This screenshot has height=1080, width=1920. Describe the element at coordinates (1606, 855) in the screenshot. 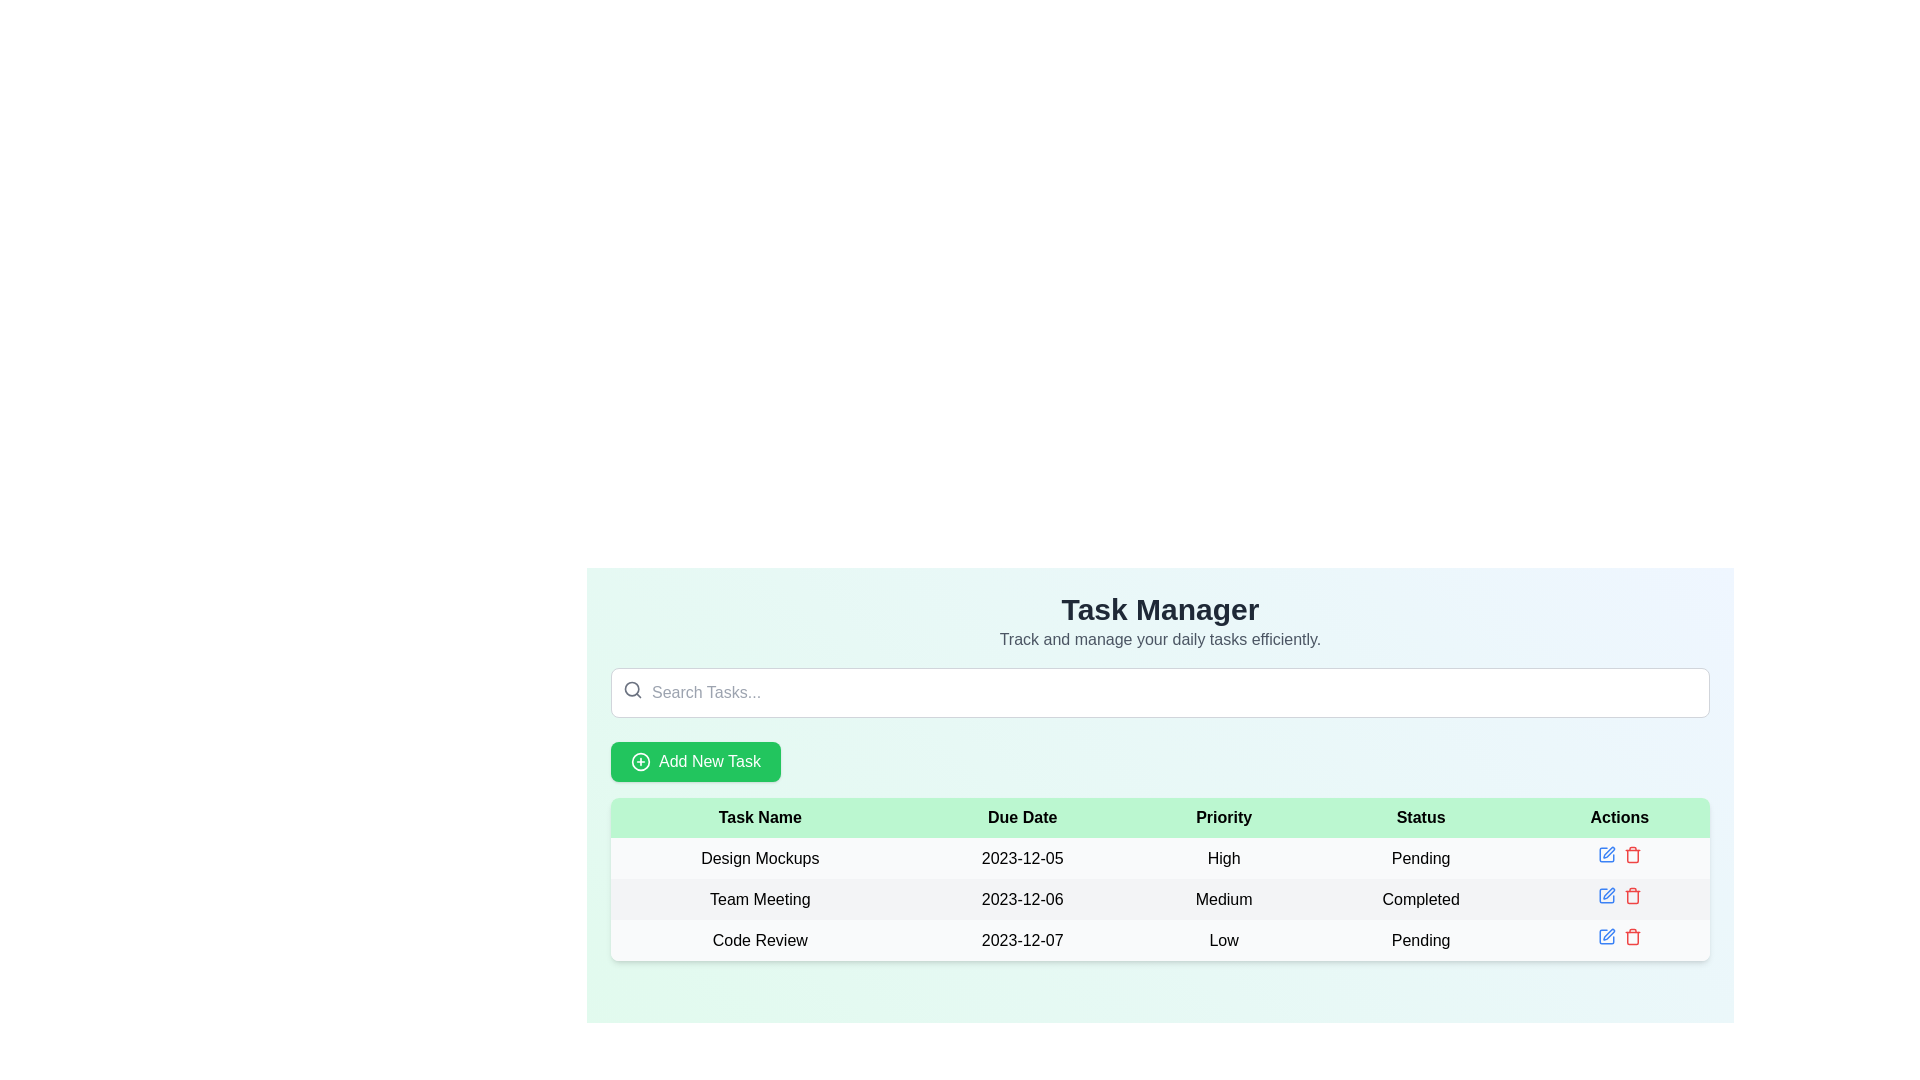

I see `the action button located in the Actions column of the first row for the 'Design Mockups' task` at that location.